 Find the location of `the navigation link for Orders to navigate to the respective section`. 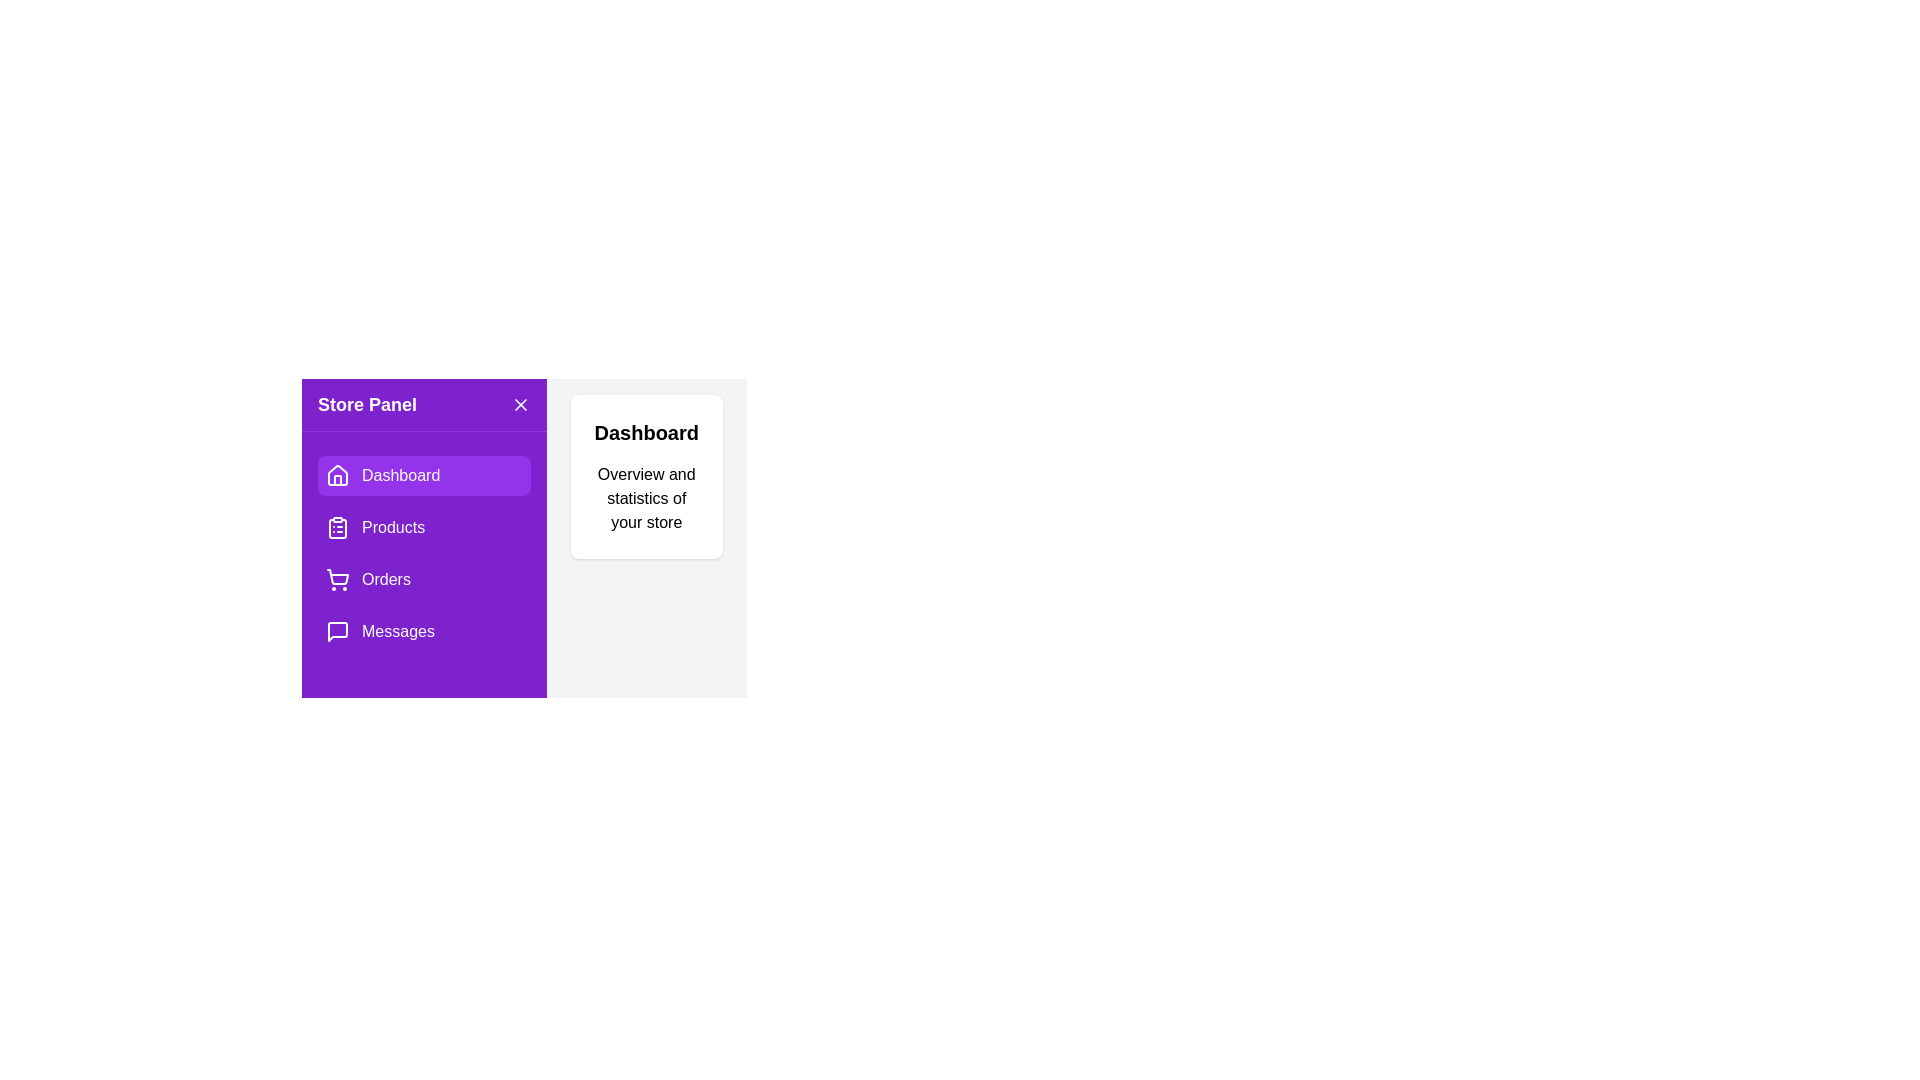

the navigation link for Orders to navigate to the respective section is located at coordinates (422, 579).